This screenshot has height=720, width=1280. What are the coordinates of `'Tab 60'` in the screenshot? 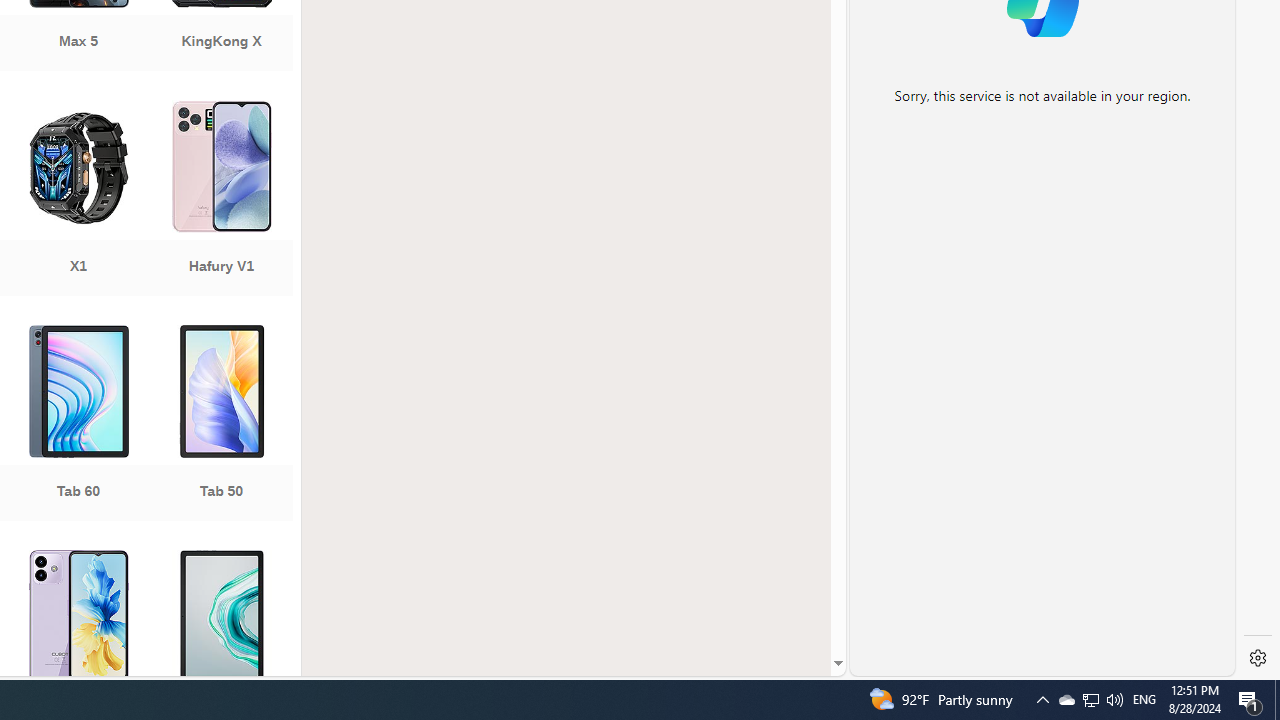 It's located at (78, 424).